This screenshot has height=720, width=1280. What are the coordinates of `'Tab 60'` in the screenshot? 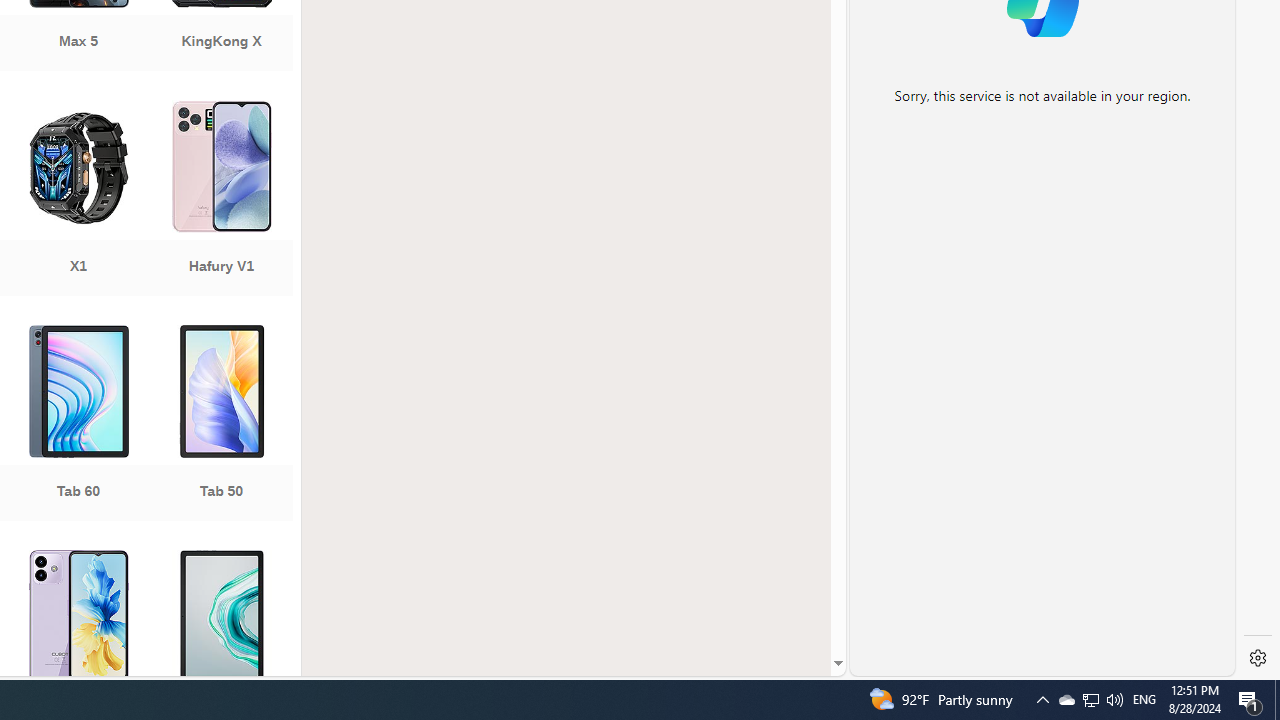 It's located at (78, 424).